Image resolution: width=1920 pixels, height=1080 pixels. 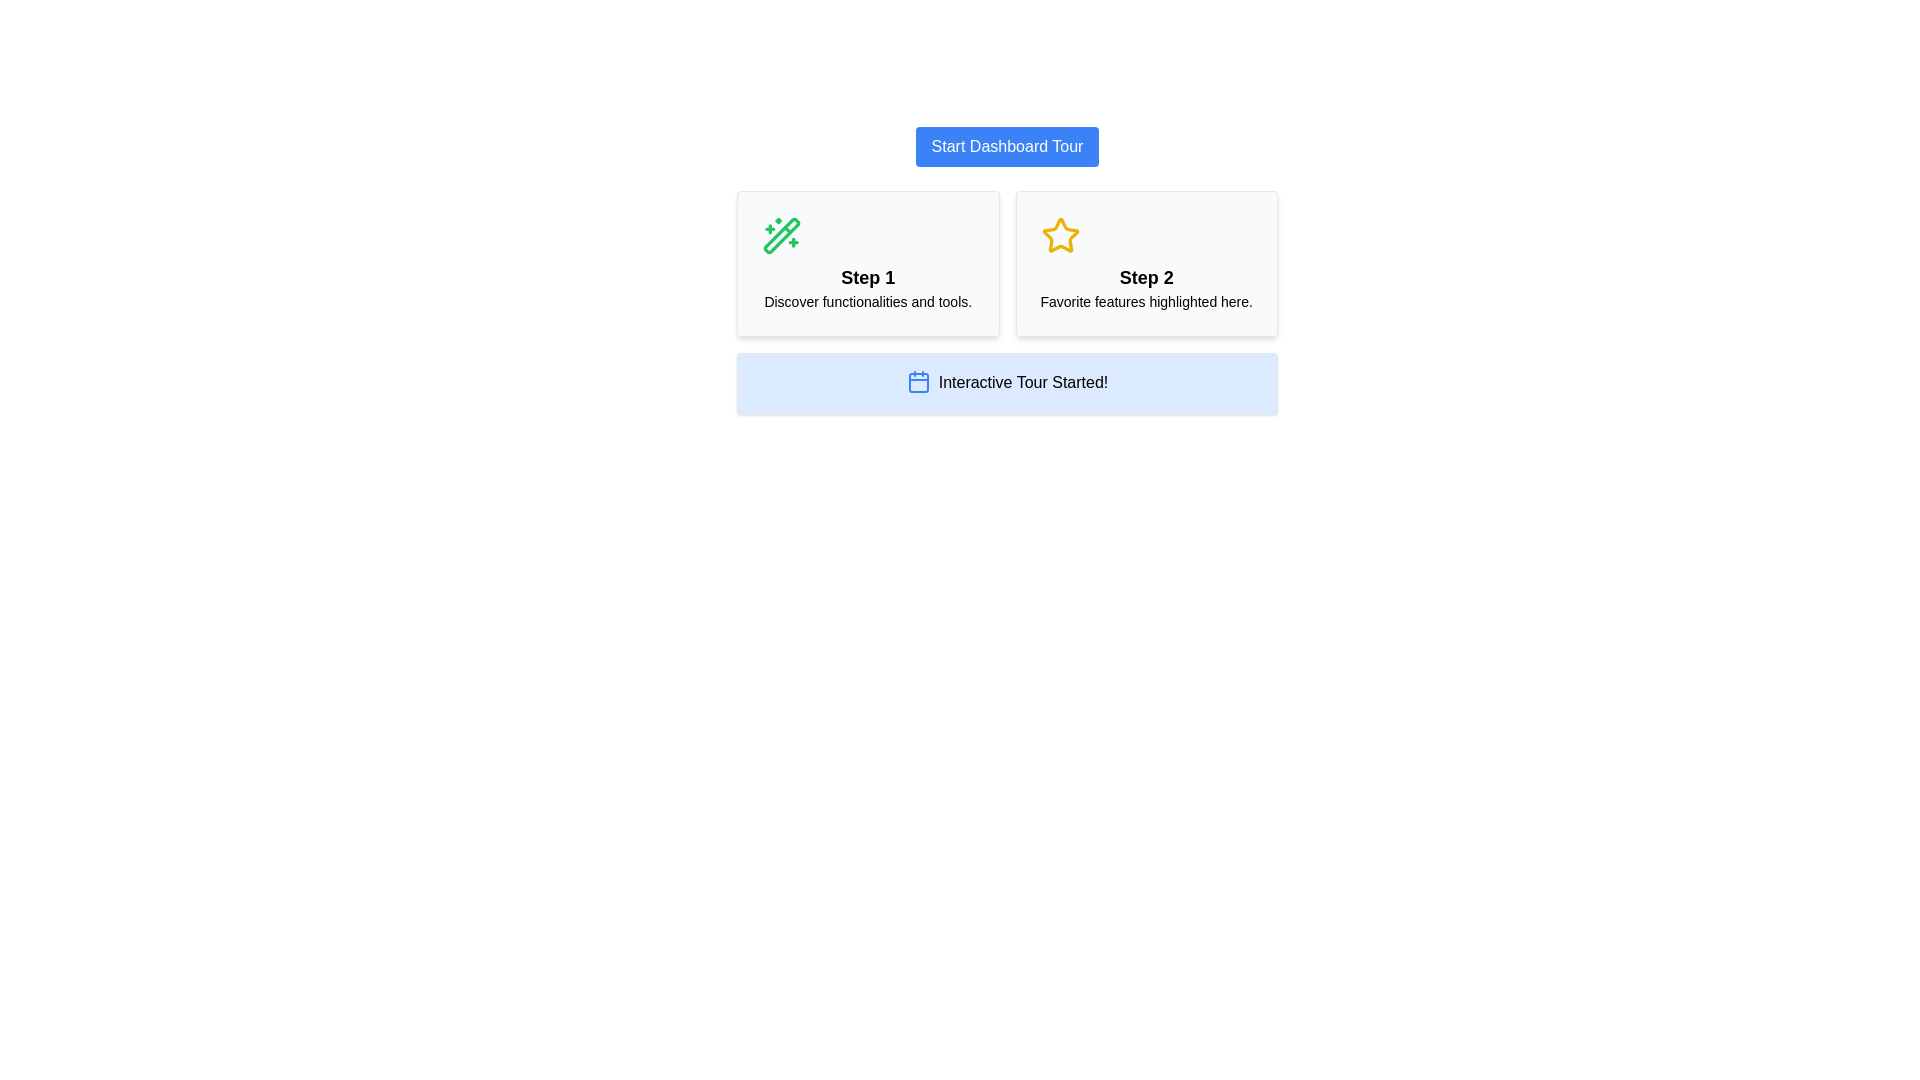 What do you see at coordinates (781, 234) in the screenshot?
I see `the decorative green magic wand icon with sparkles located above the text 'Step 1' in the left card of a two-card layout` at bounding box center [781, 234].